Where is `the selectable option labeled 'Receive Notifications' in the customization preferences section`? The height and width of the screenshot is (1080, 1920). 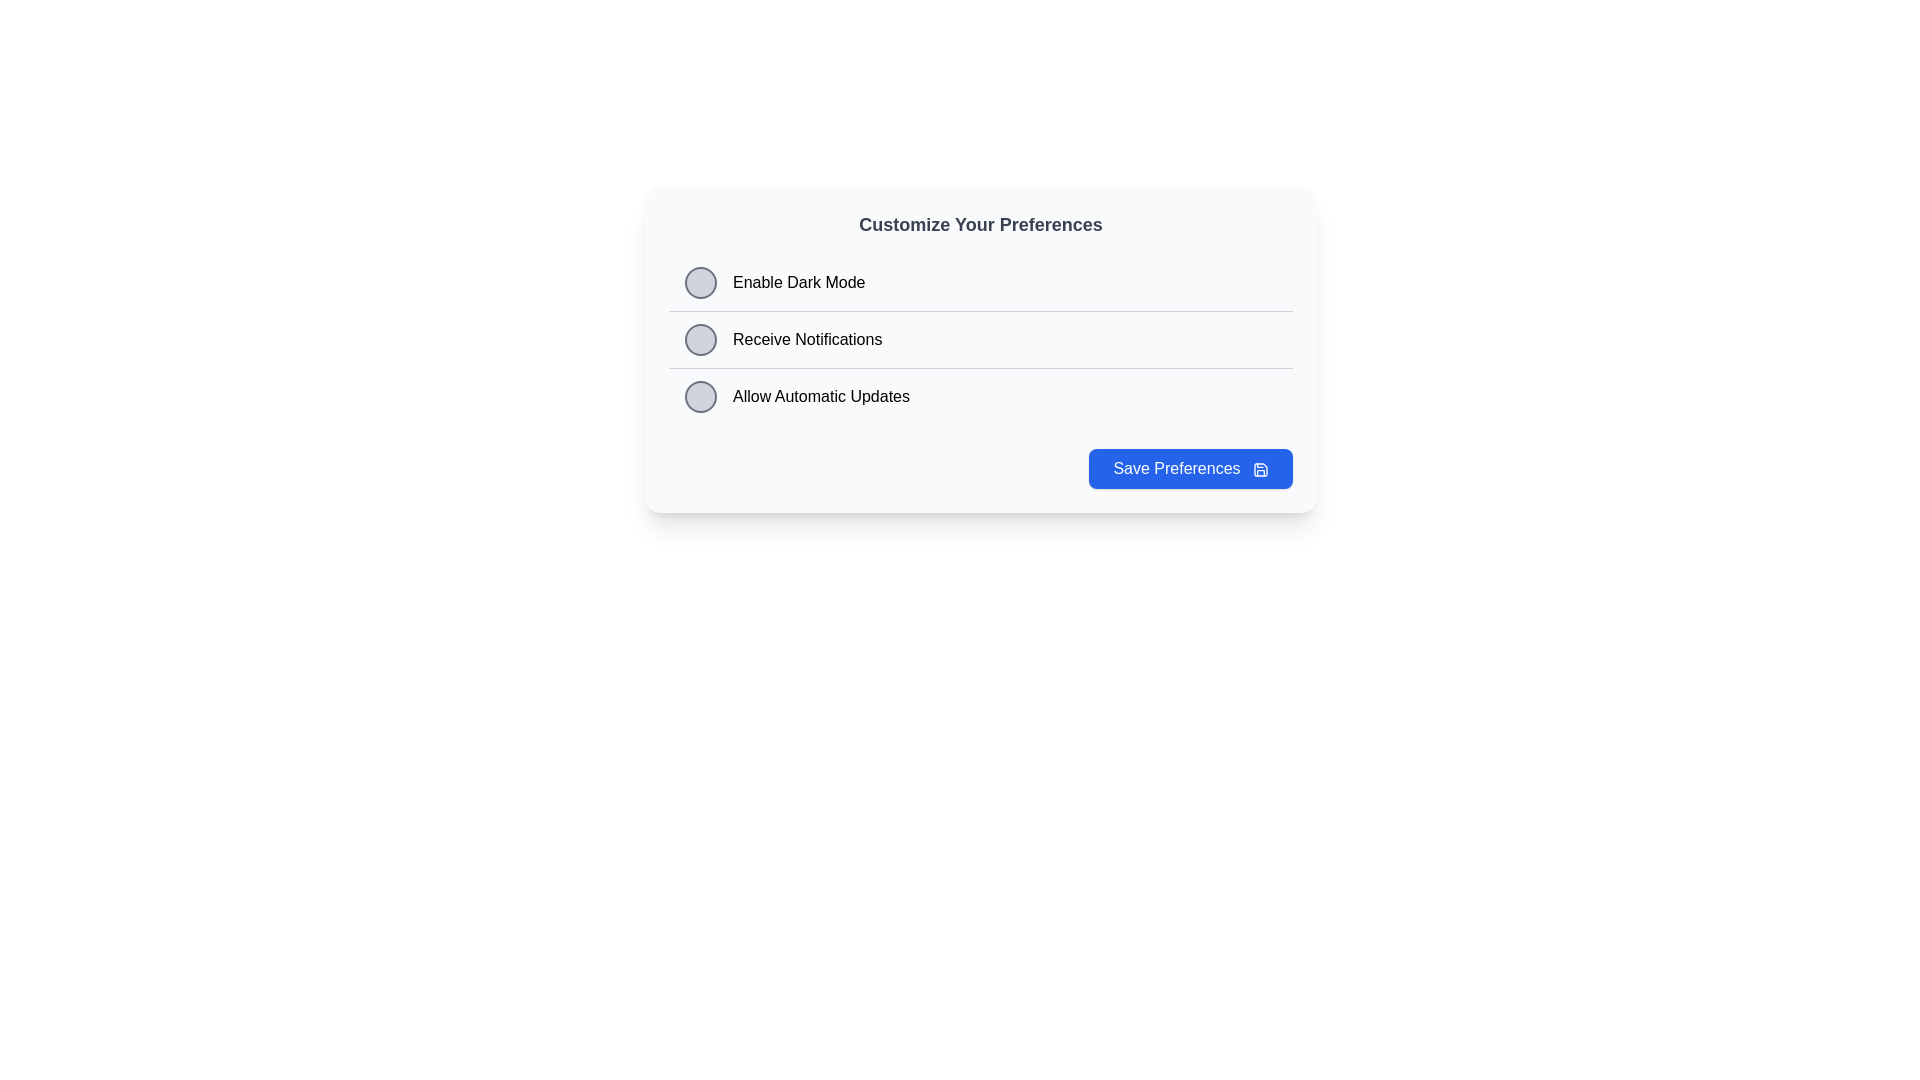 the selectable option labeled 'Receive Notifications' in the customization preferences section is located at coordinates (980, 349).